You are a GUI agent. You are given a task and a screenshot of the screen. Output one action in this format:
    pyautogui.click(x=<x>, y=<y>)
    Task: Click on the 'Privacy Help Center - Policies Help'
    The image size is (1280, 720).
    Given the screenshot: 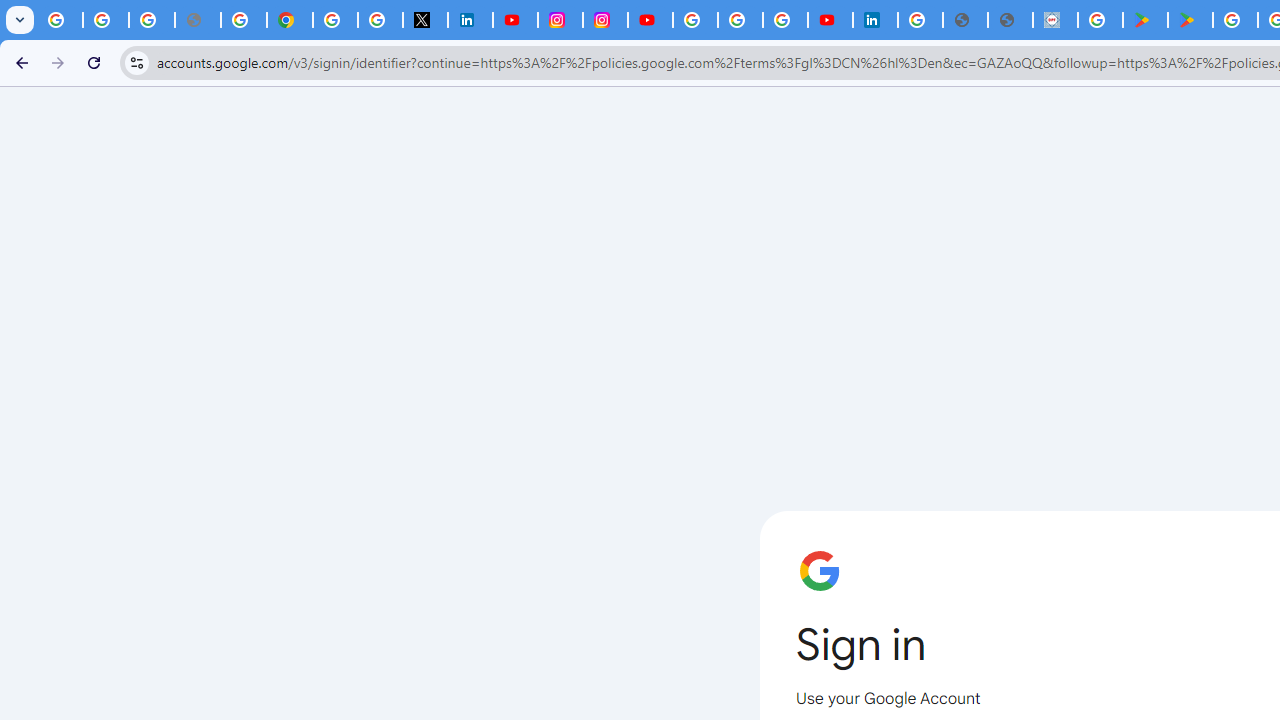 What is the action you would take?
    pyautogui.click(x=243, y=20)
    